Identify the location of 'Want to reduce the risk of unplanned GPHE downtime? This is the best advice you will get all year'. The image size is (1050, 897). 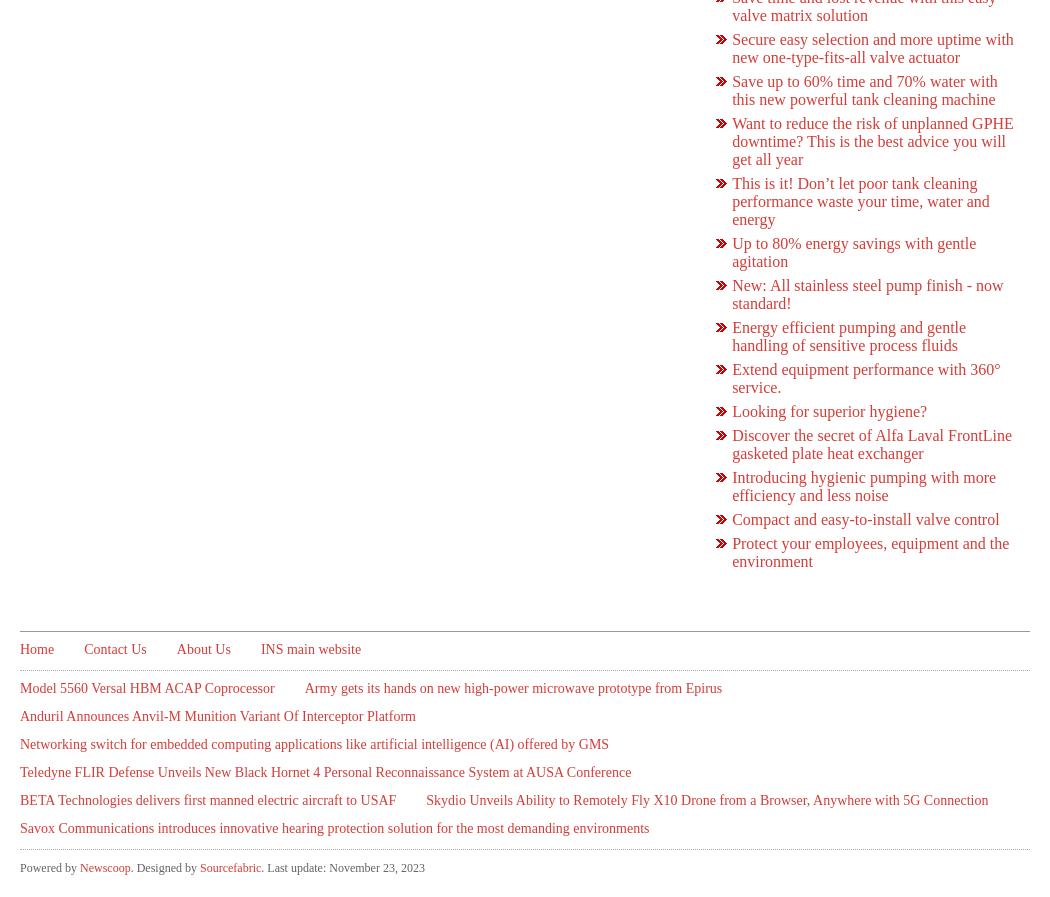
(730, 140).